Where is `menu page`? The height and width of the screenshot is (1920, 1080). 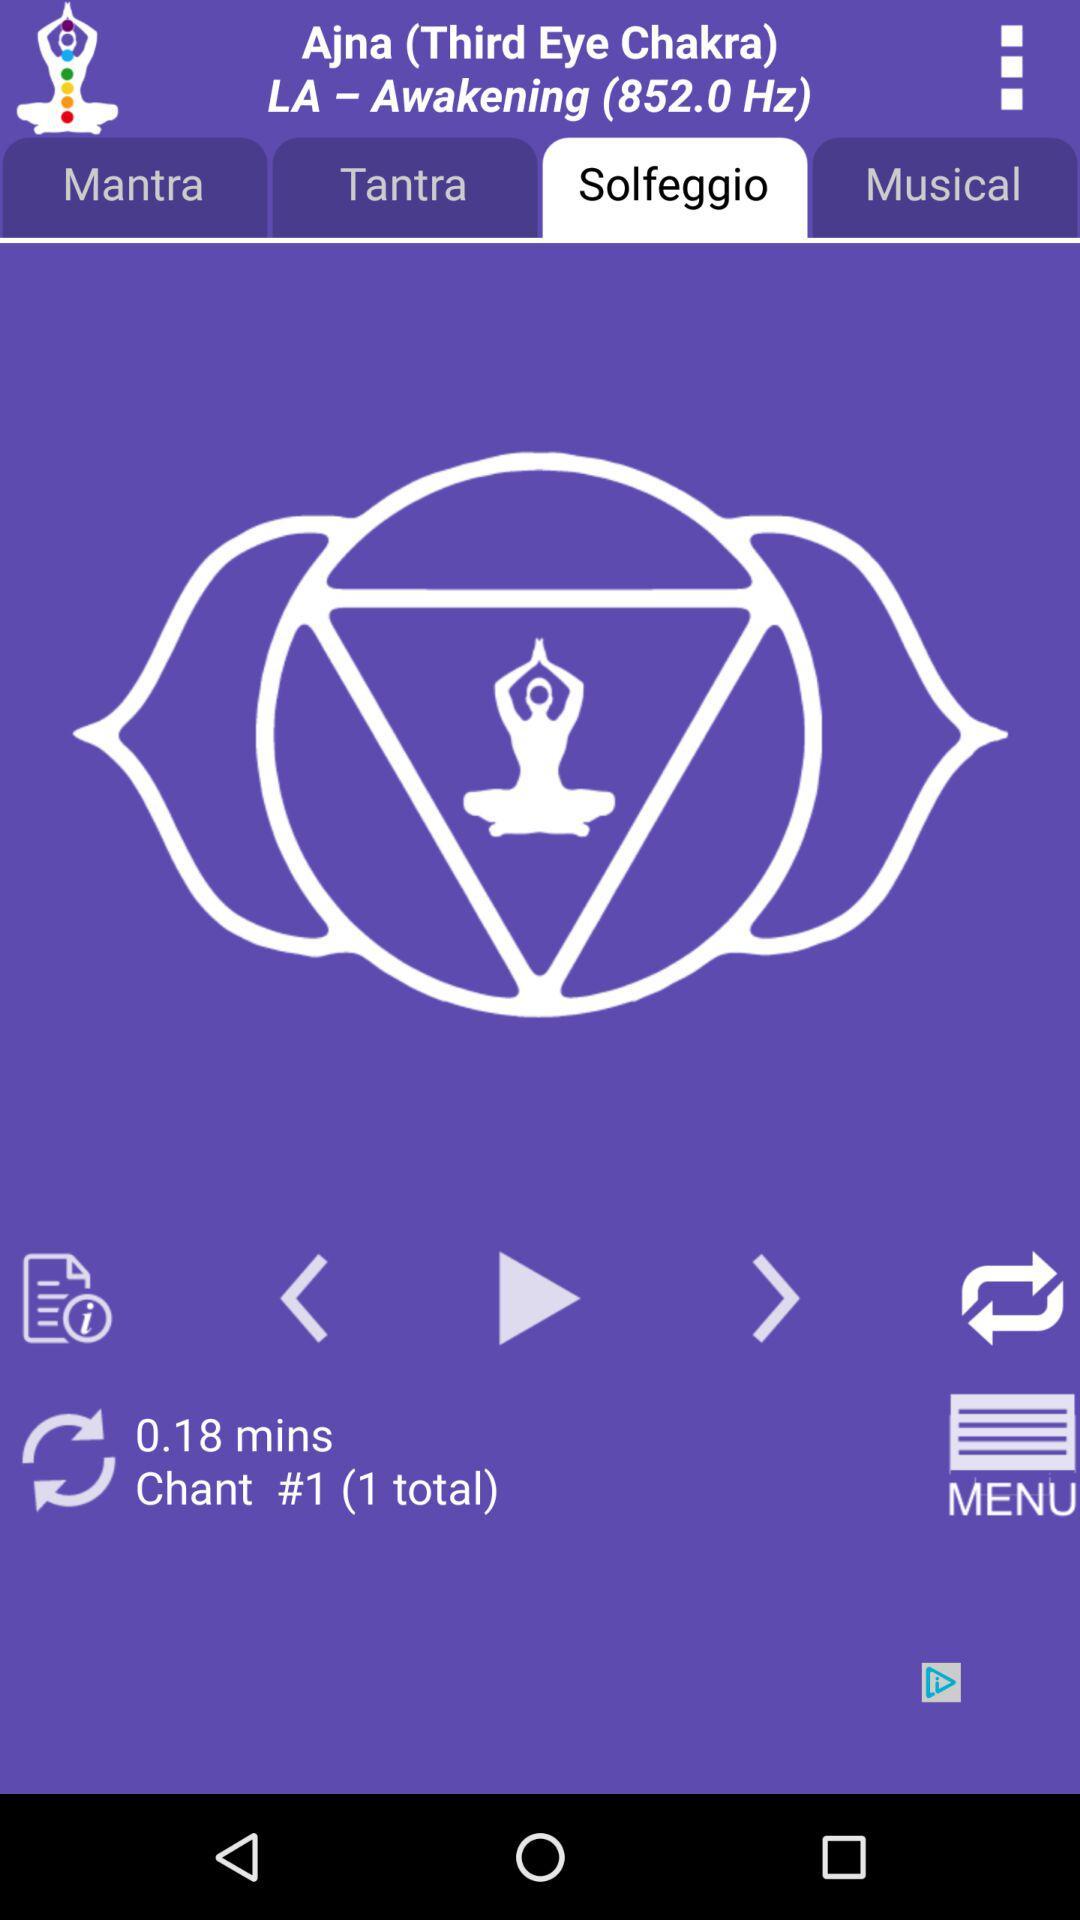
menu page is located at coordinates (538, 735).